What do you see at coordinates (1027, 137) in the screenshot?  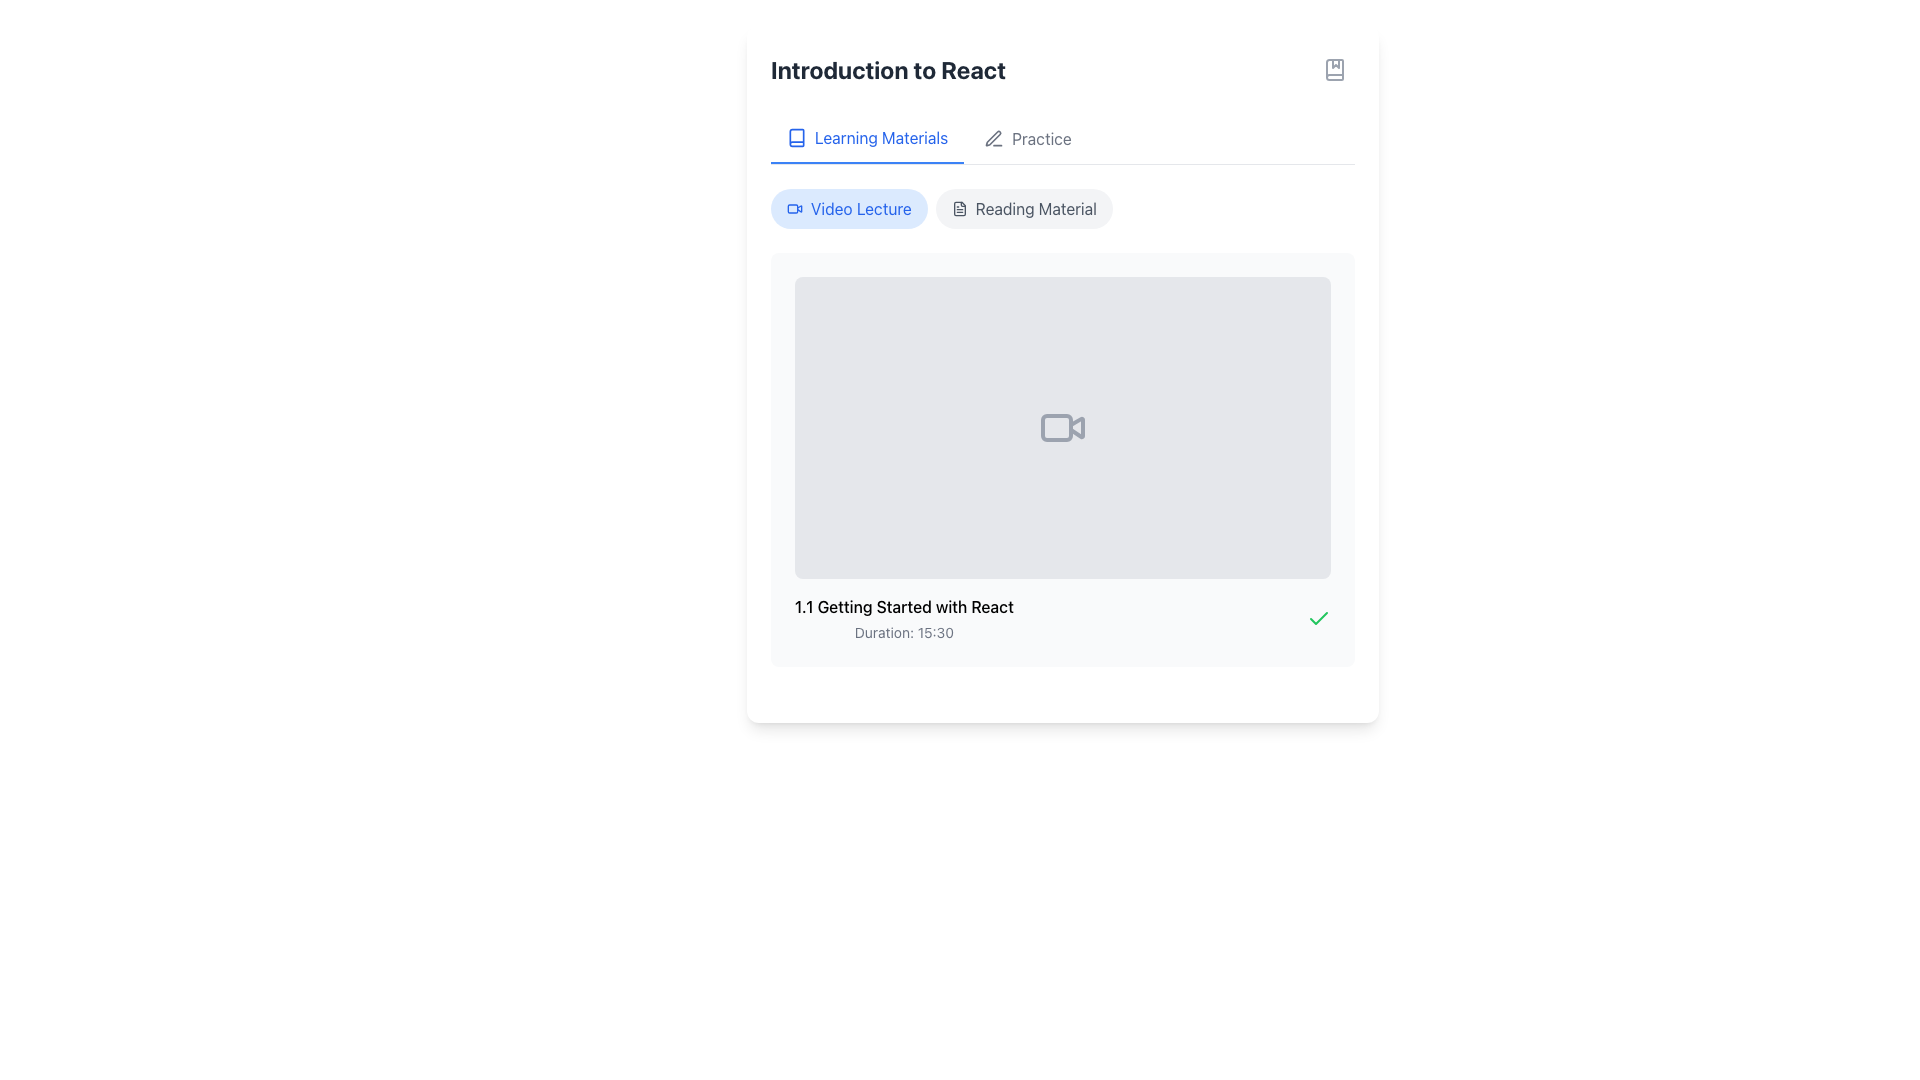 I see `the second navigation button labeled 'Practice' in the horizontal navigation bar` at bounding box center [1027, 137].